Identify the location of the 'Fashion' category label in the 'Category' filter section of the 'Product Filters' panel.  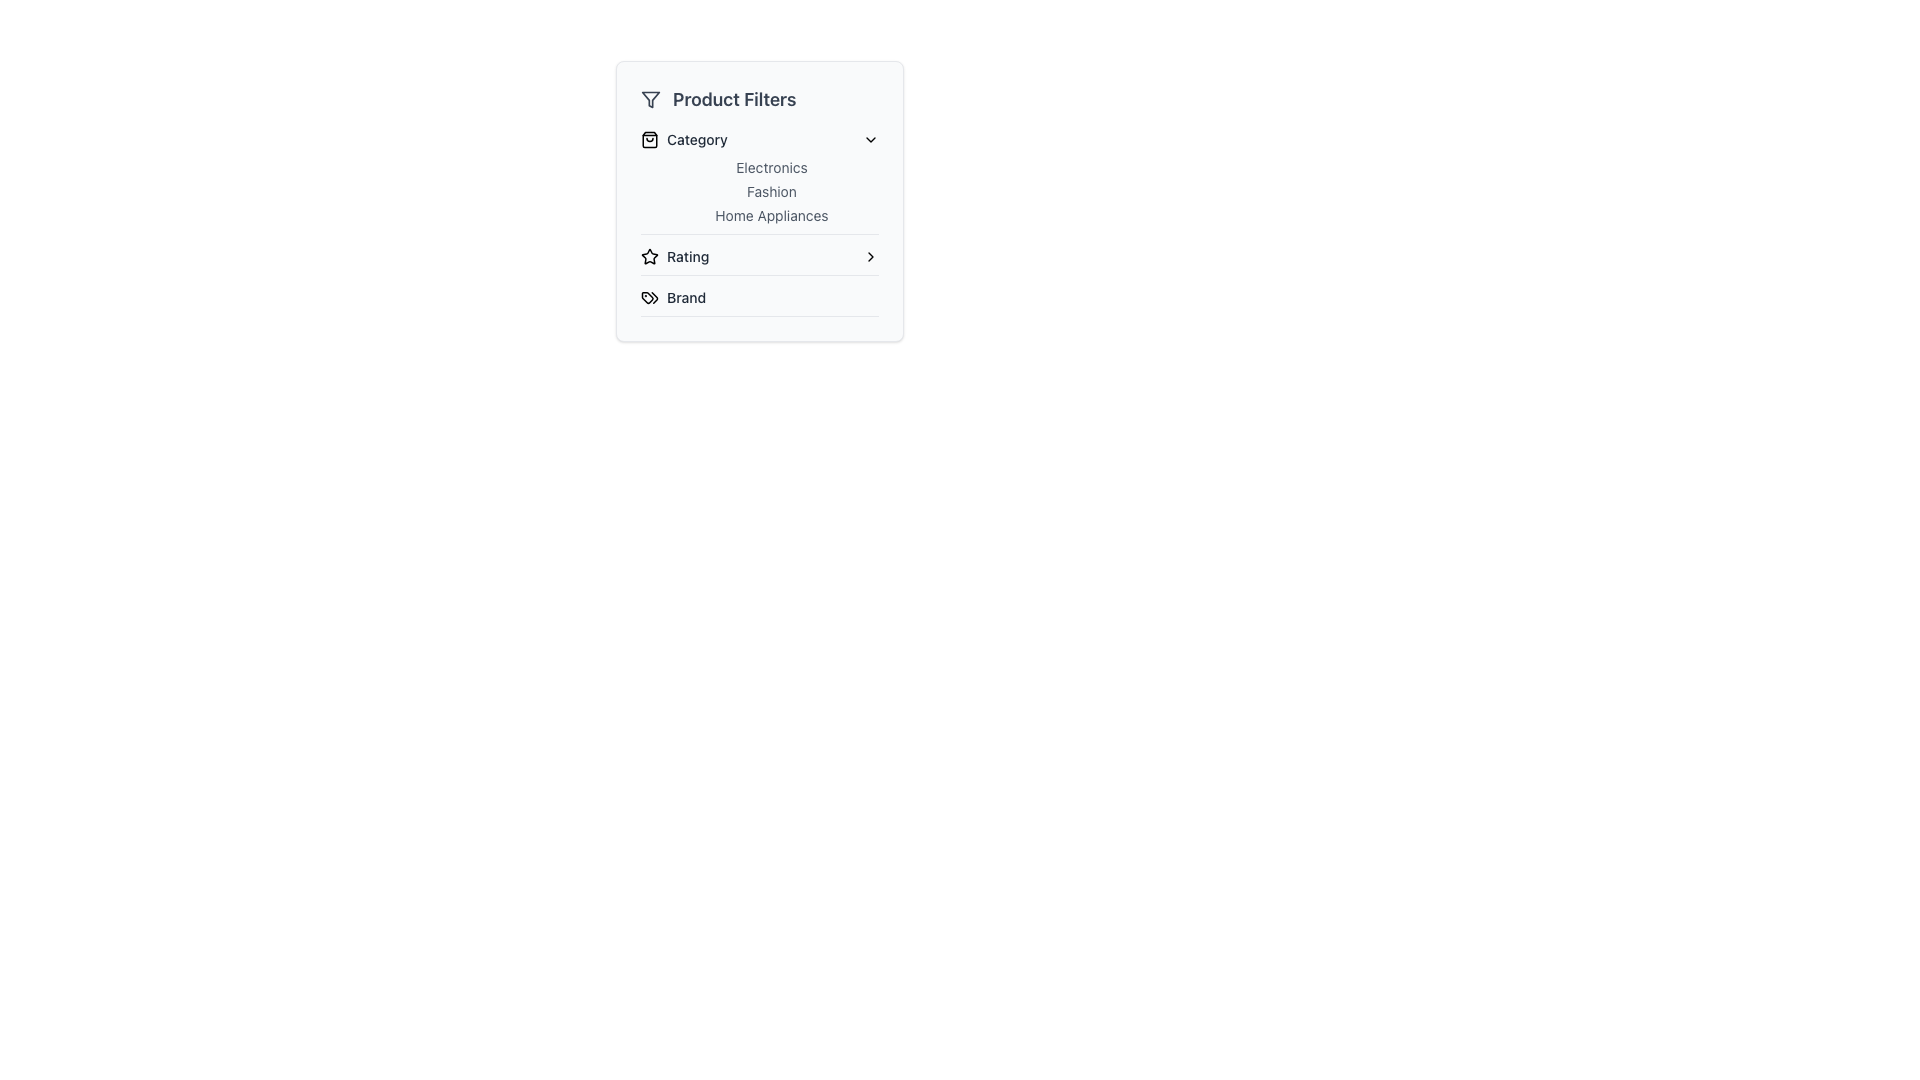
(771, 192).